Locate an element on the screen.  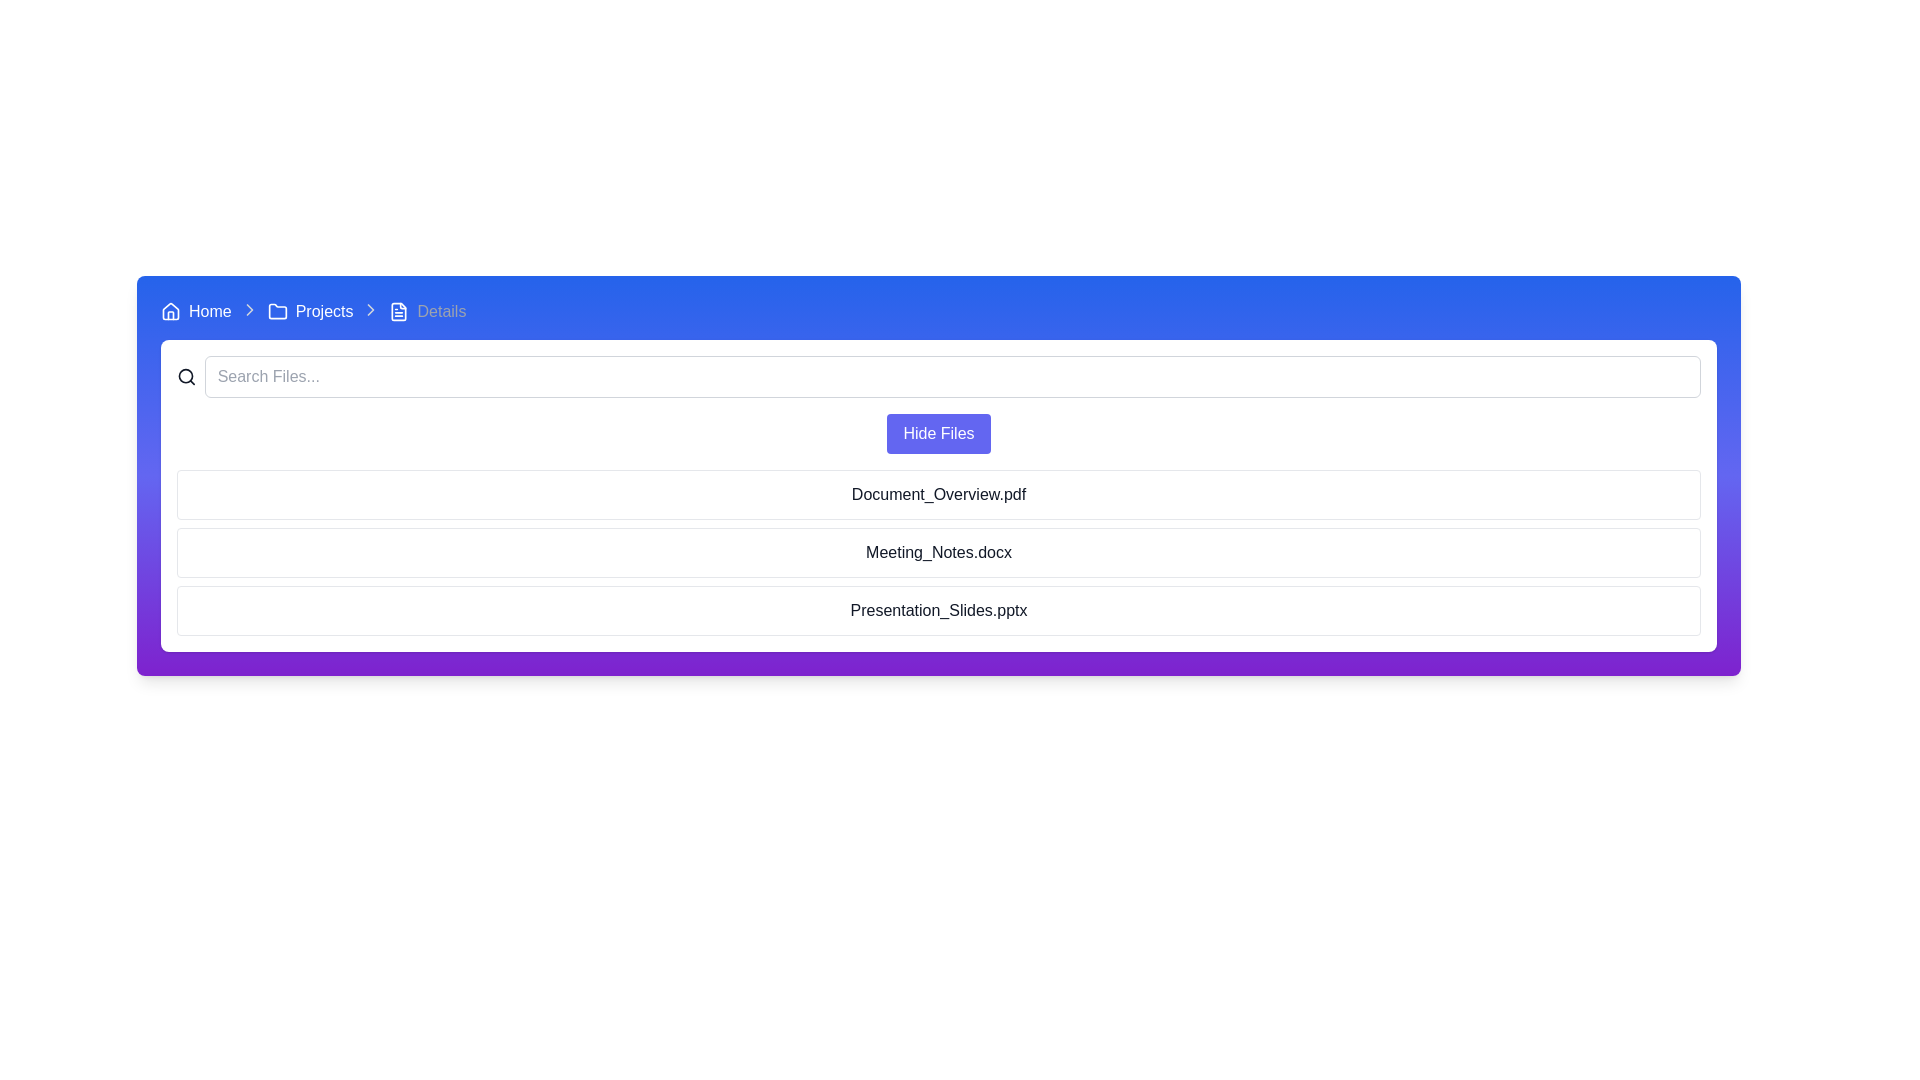
the 'Home' icon located at the top-left of the interface, which serves as a navigation button to return to the main page of the application is located at coordinates (171, 311).